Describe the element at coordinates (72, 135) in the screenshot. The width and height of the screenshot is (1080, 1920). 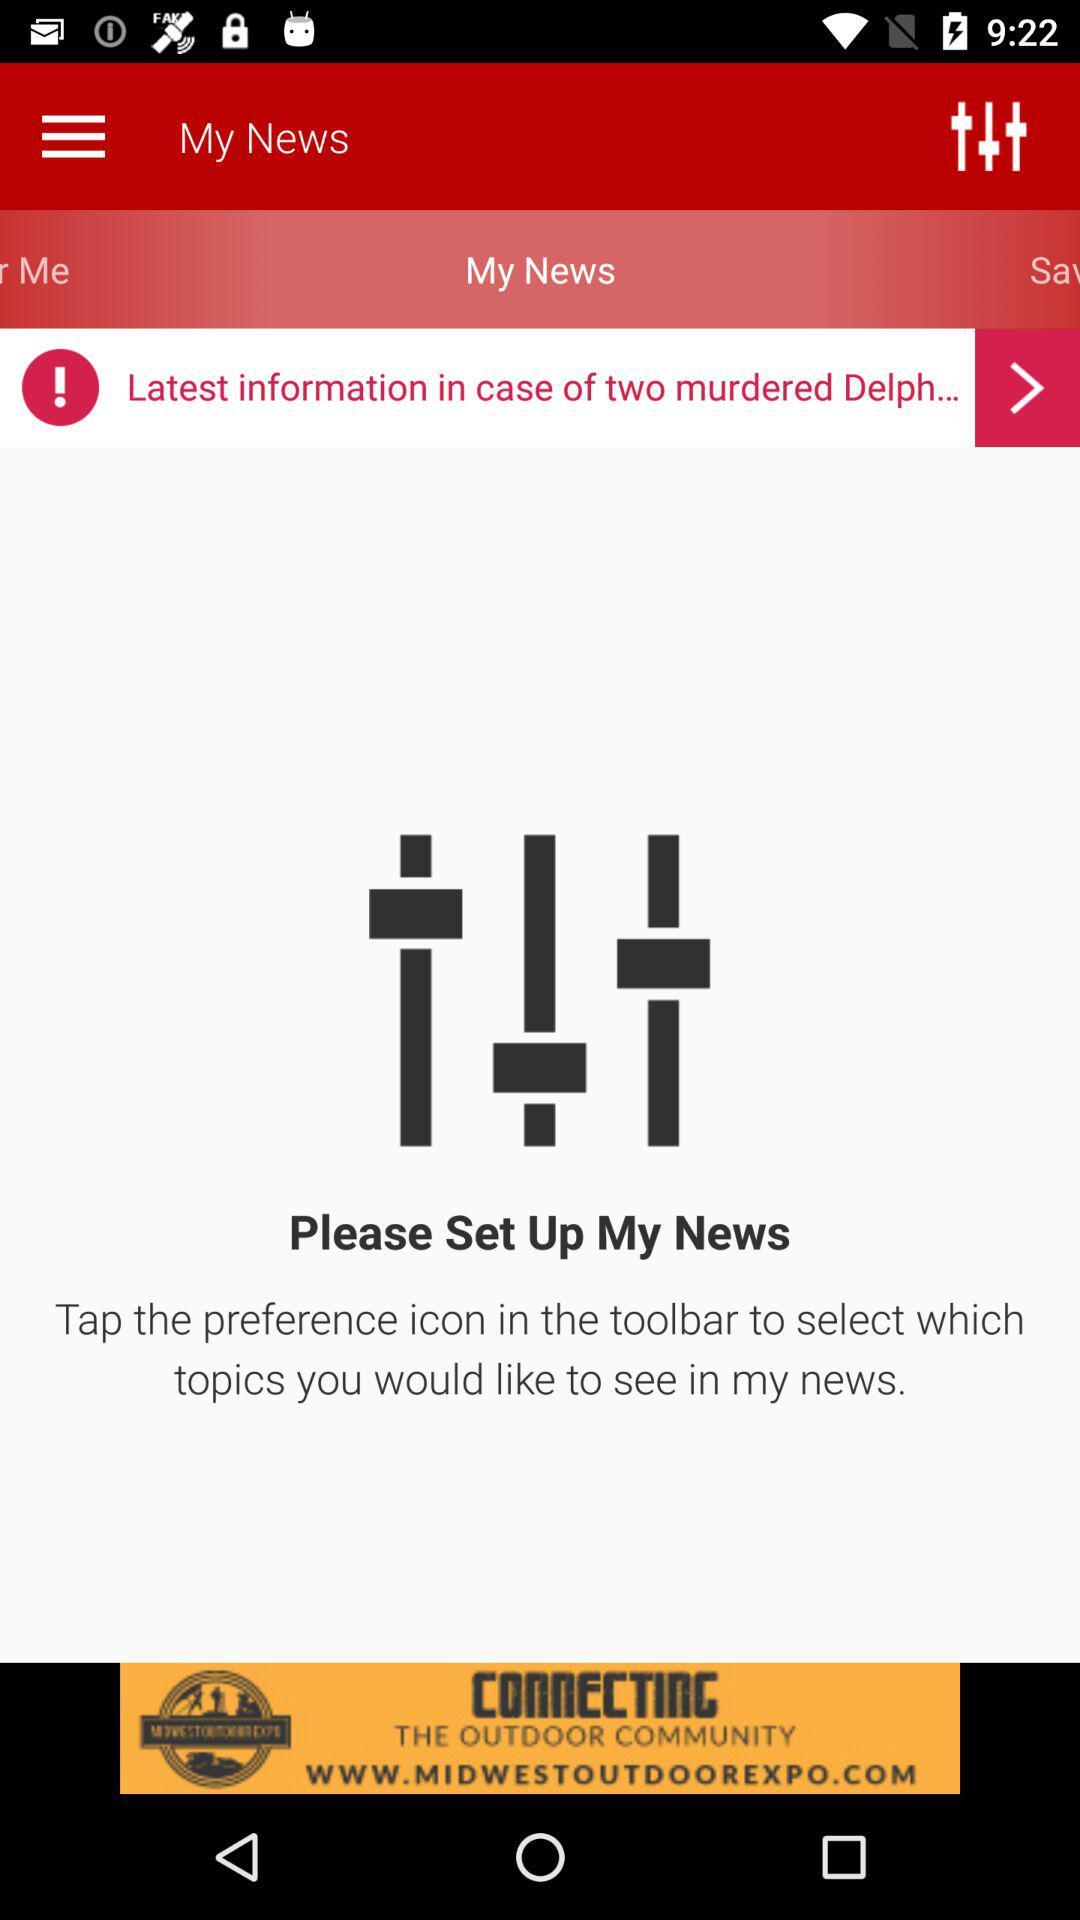
I see `open the menu` at that location.